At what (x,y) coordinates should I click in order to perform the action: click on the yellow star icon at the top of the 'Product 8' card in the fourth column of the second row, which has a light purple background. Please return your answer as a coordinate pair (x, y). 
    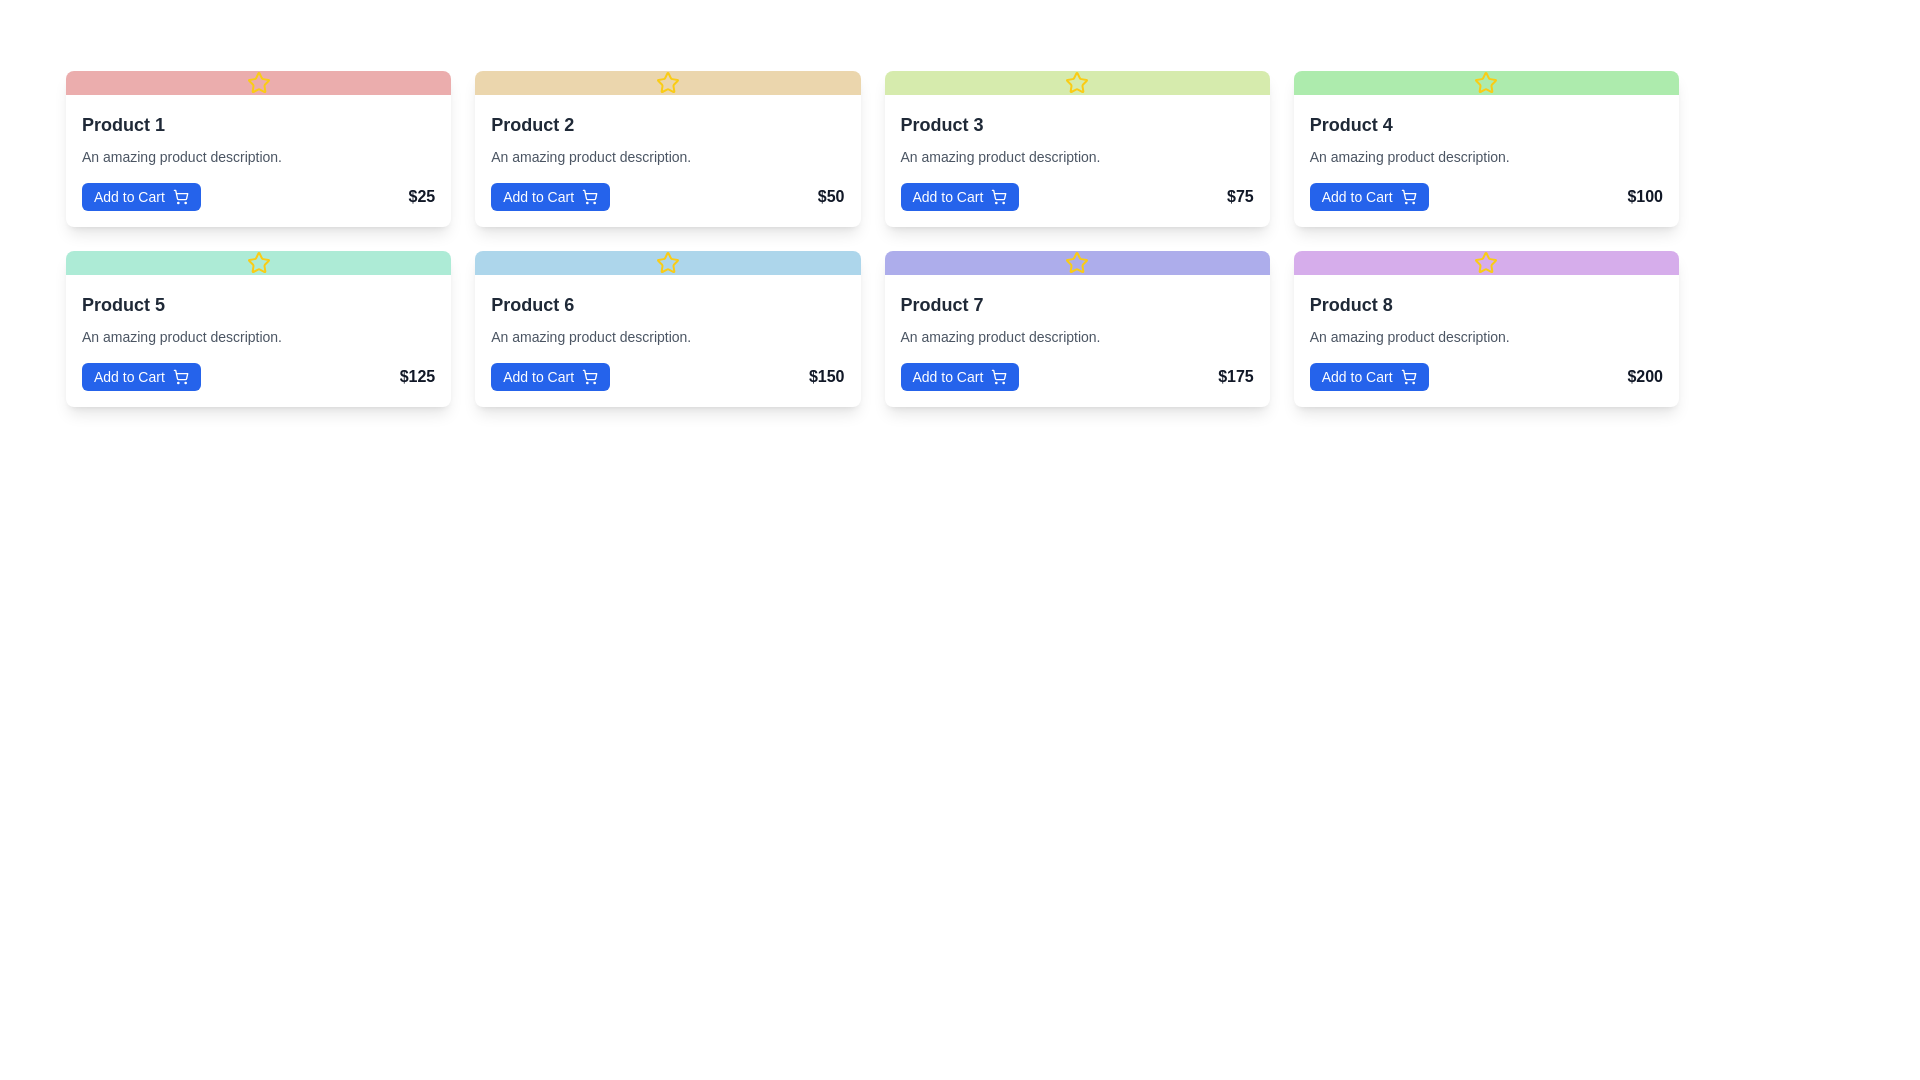
    Looking at the image, I should click on (1486, 261).